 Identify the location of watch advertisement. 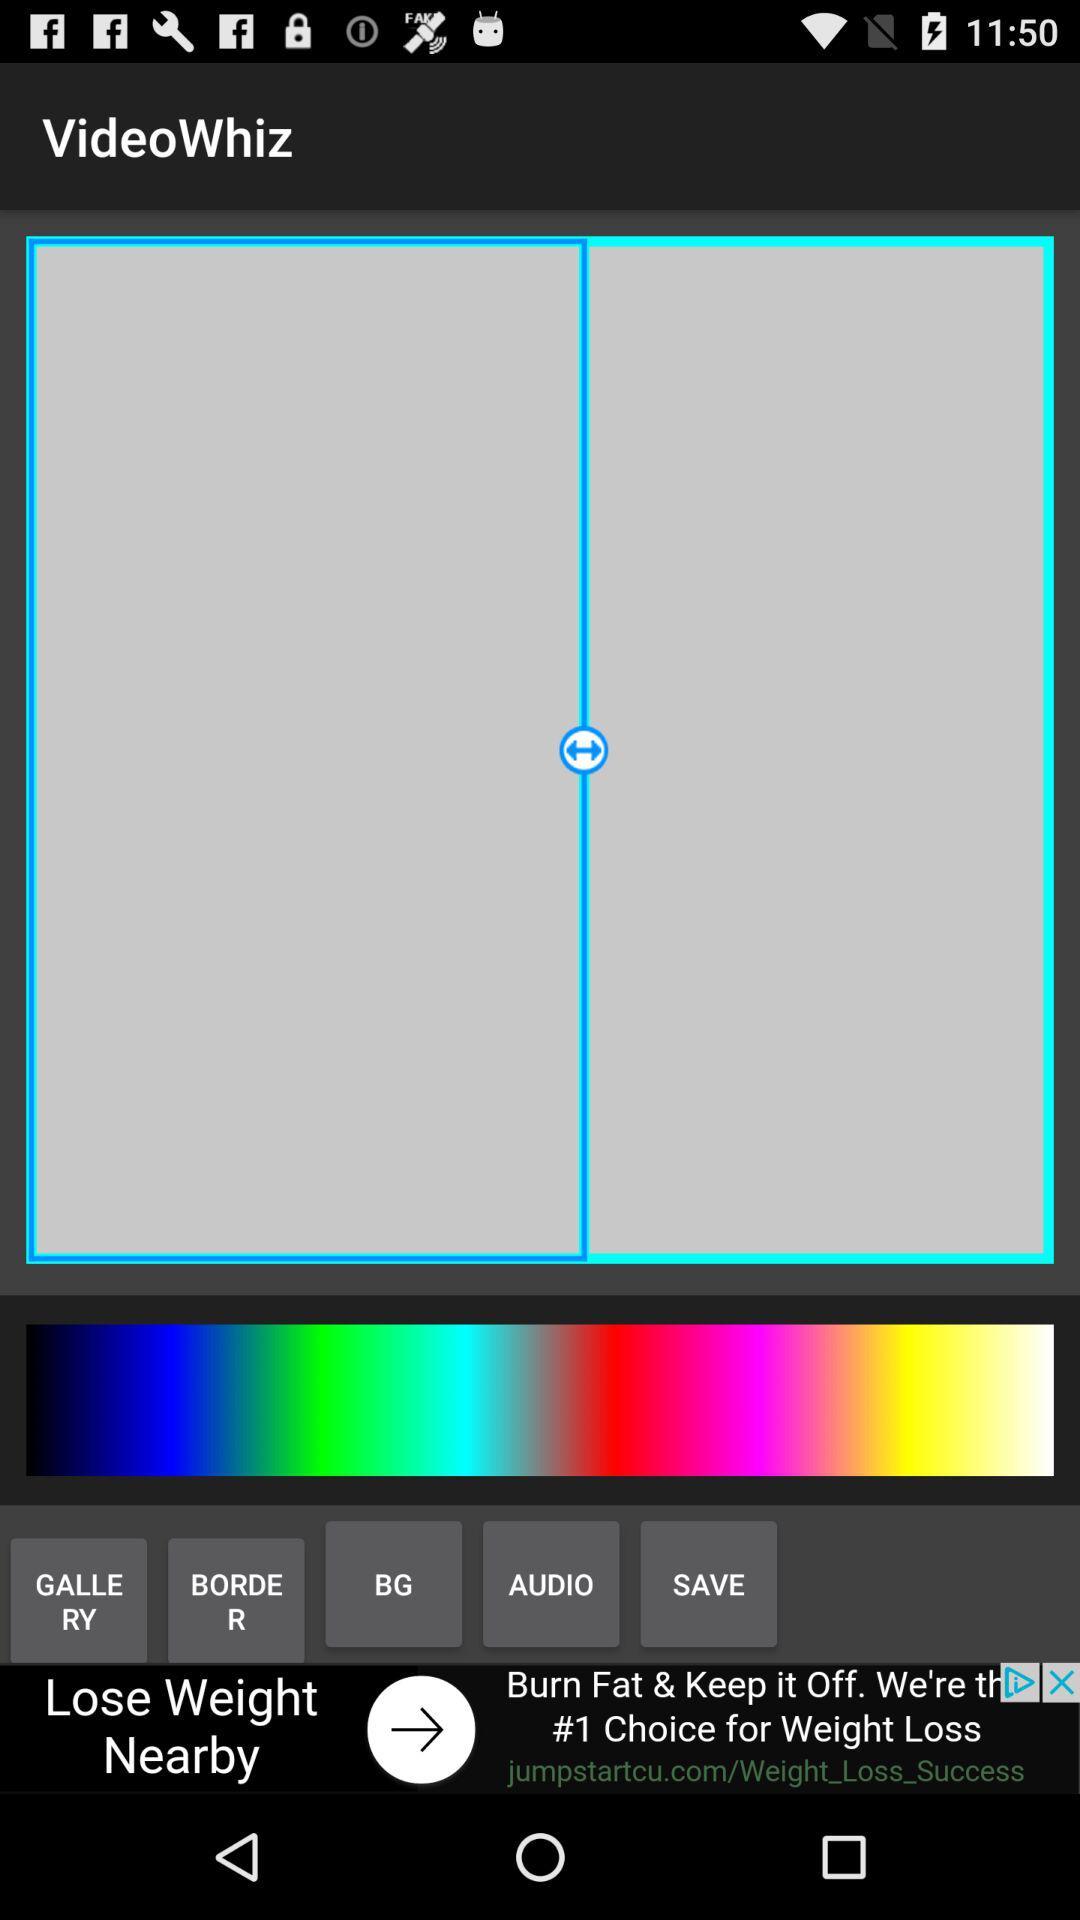
(540, 1727).